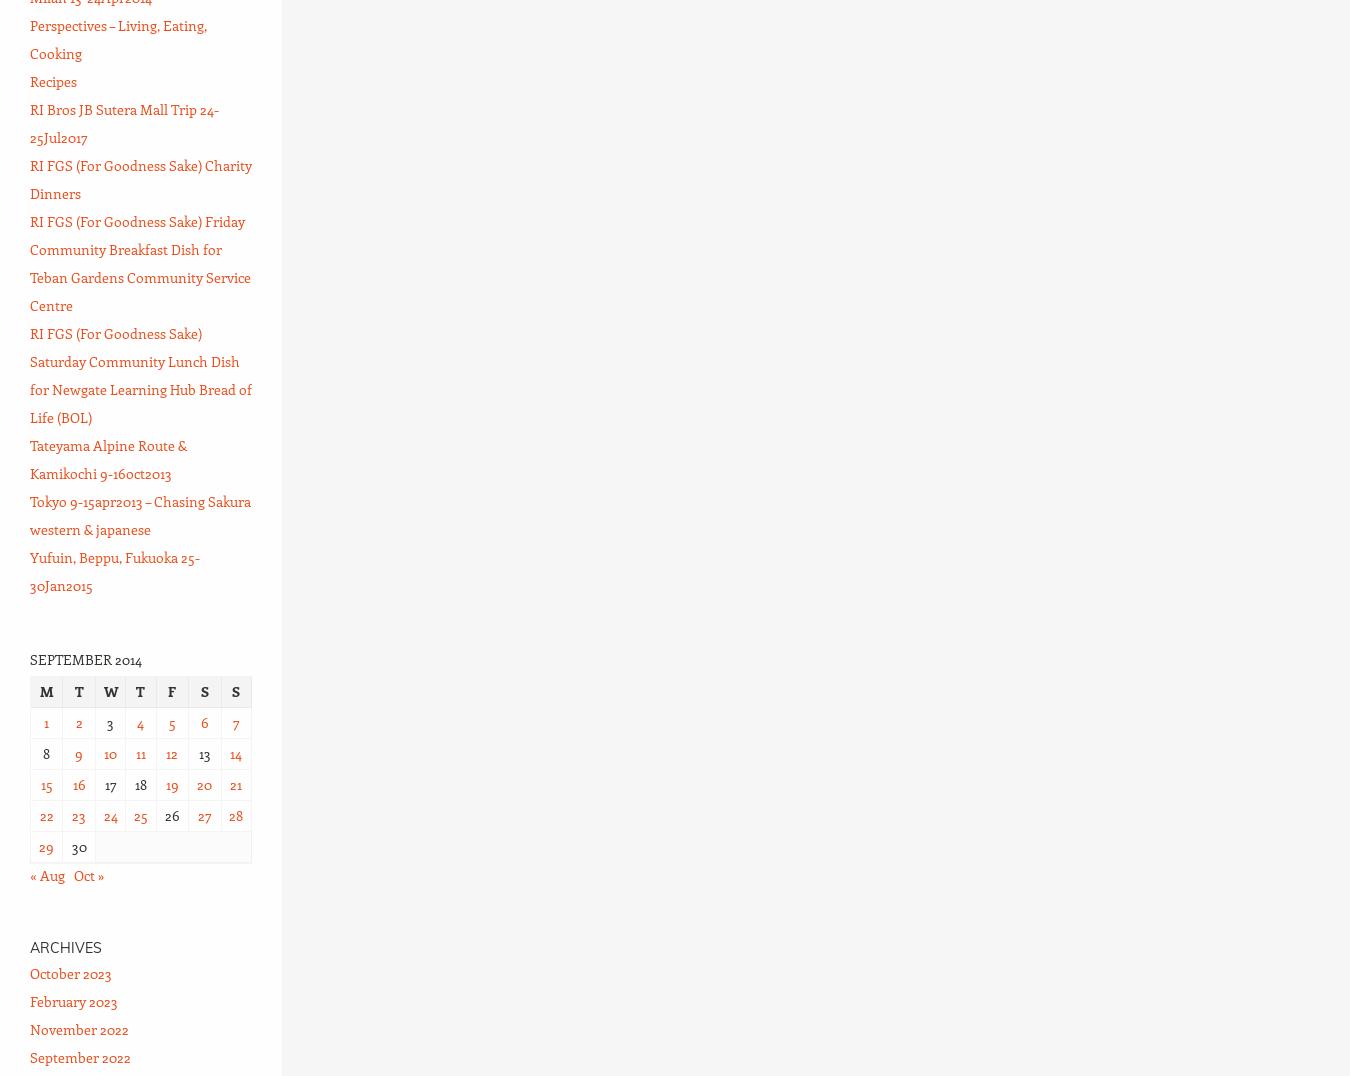  I want to click on '16', so click(77, 783).